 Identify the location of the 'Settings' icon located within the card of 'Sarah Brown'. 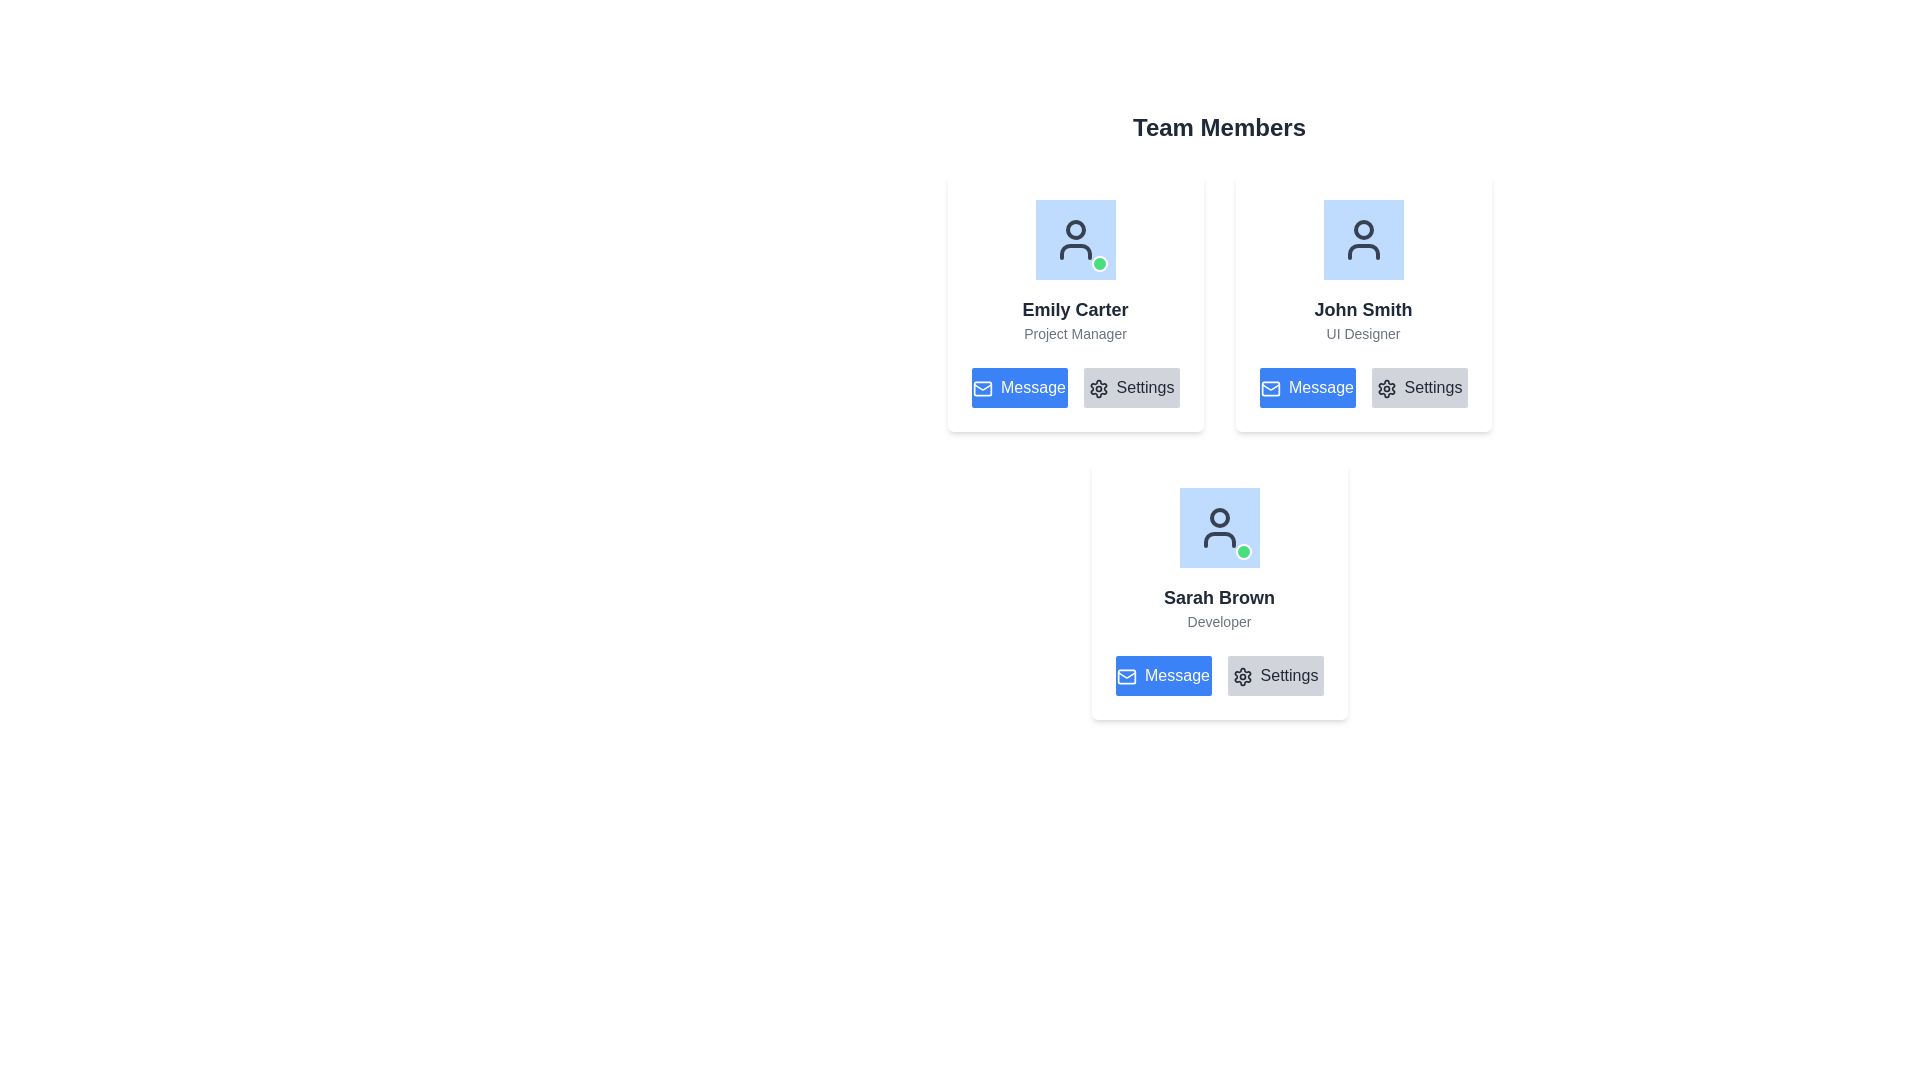
(1241, 675).